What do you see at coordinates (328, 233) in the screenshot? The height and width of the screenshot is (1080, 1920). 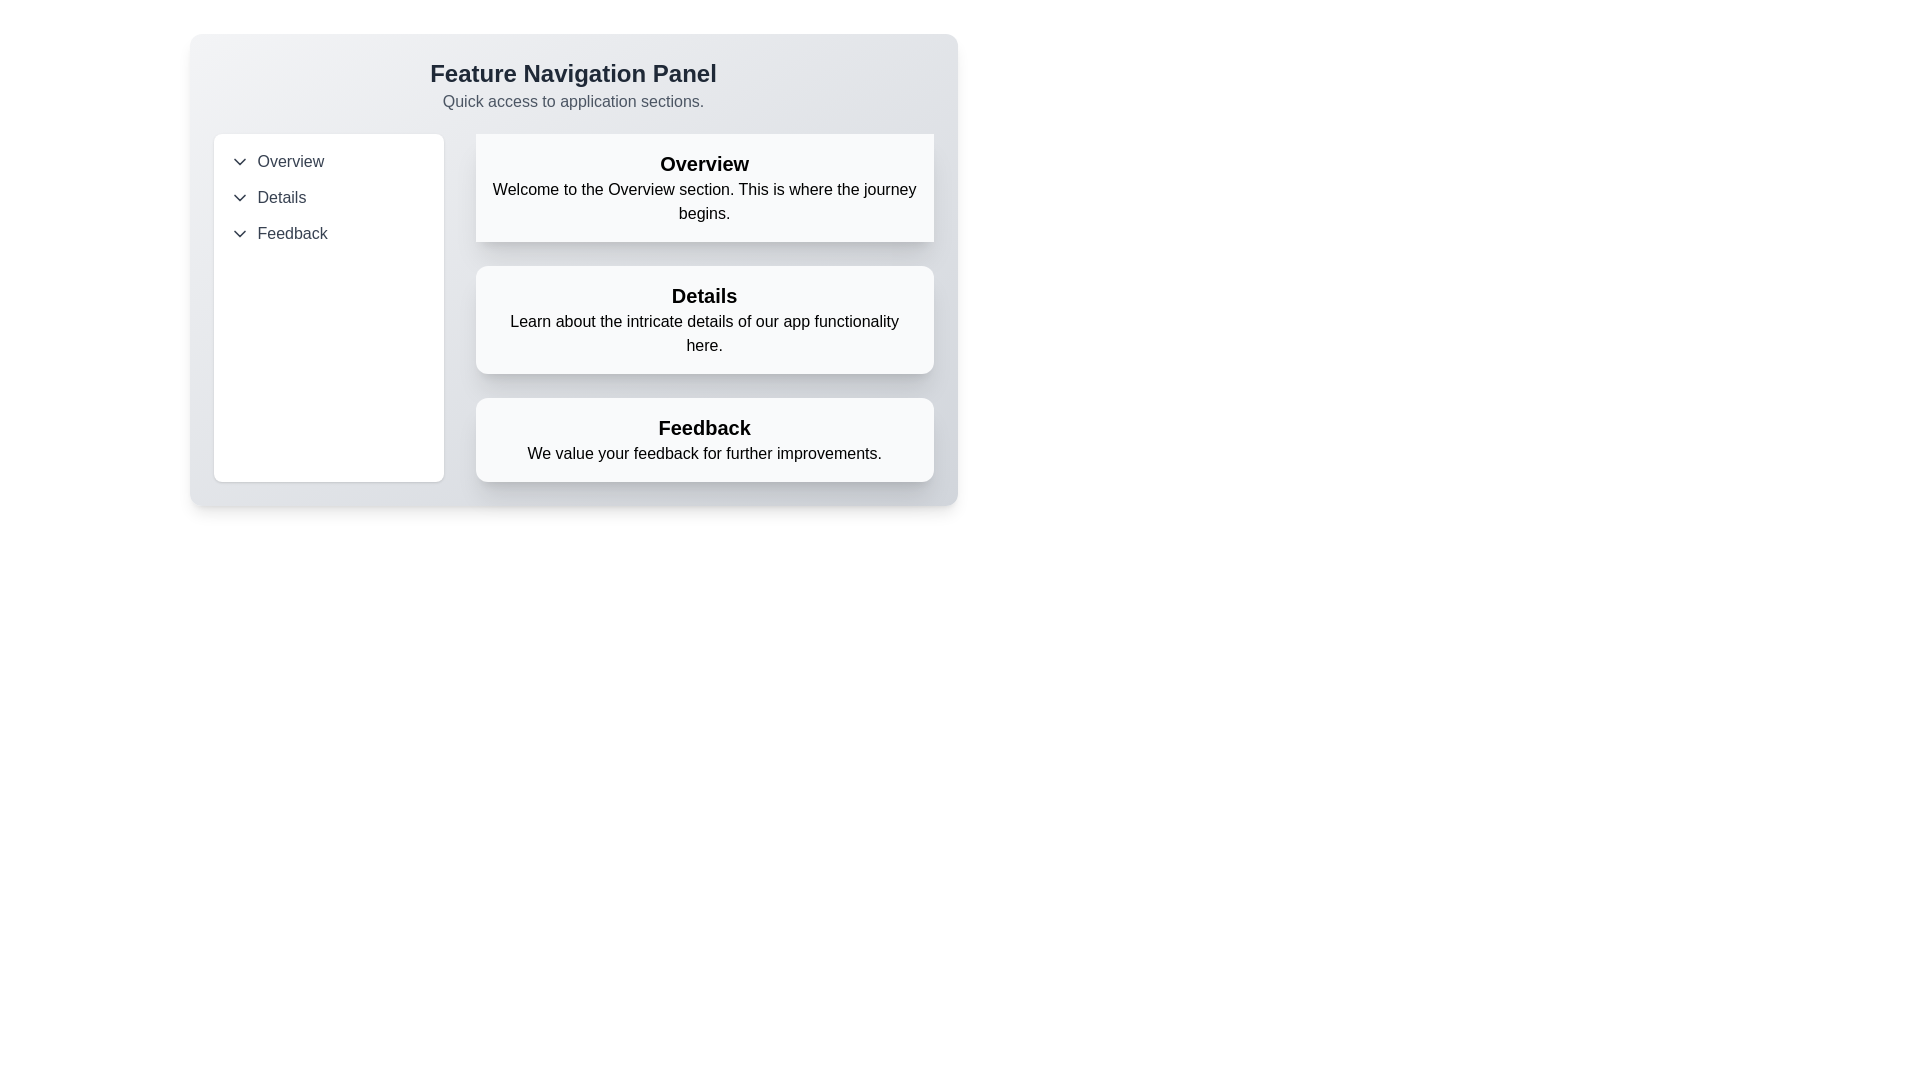 I see `the third item in the vertical navigation menu` at bounding box center [328, 233].